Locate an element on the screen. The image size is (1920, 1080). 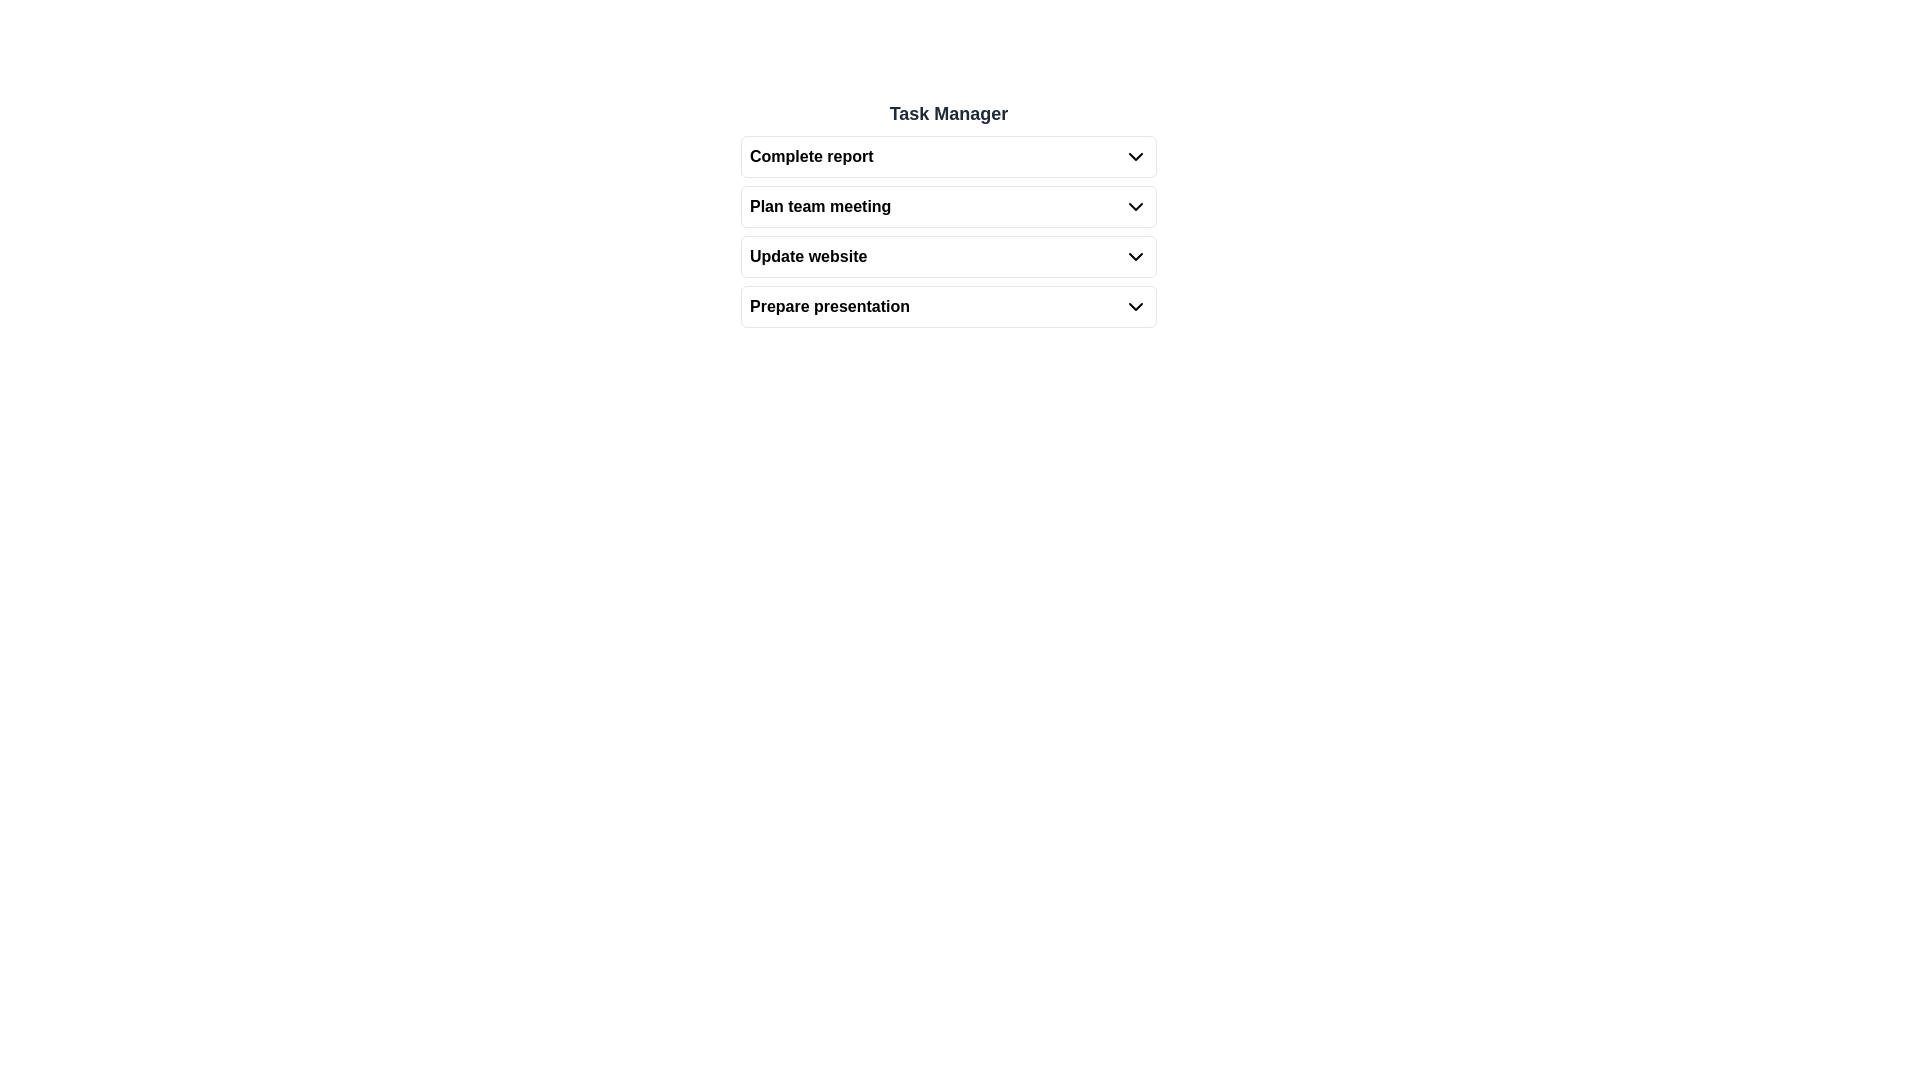
the fourth item in the dropdown menu, which is positioned below the 'Update website' option is located at coordinates (948, 307).